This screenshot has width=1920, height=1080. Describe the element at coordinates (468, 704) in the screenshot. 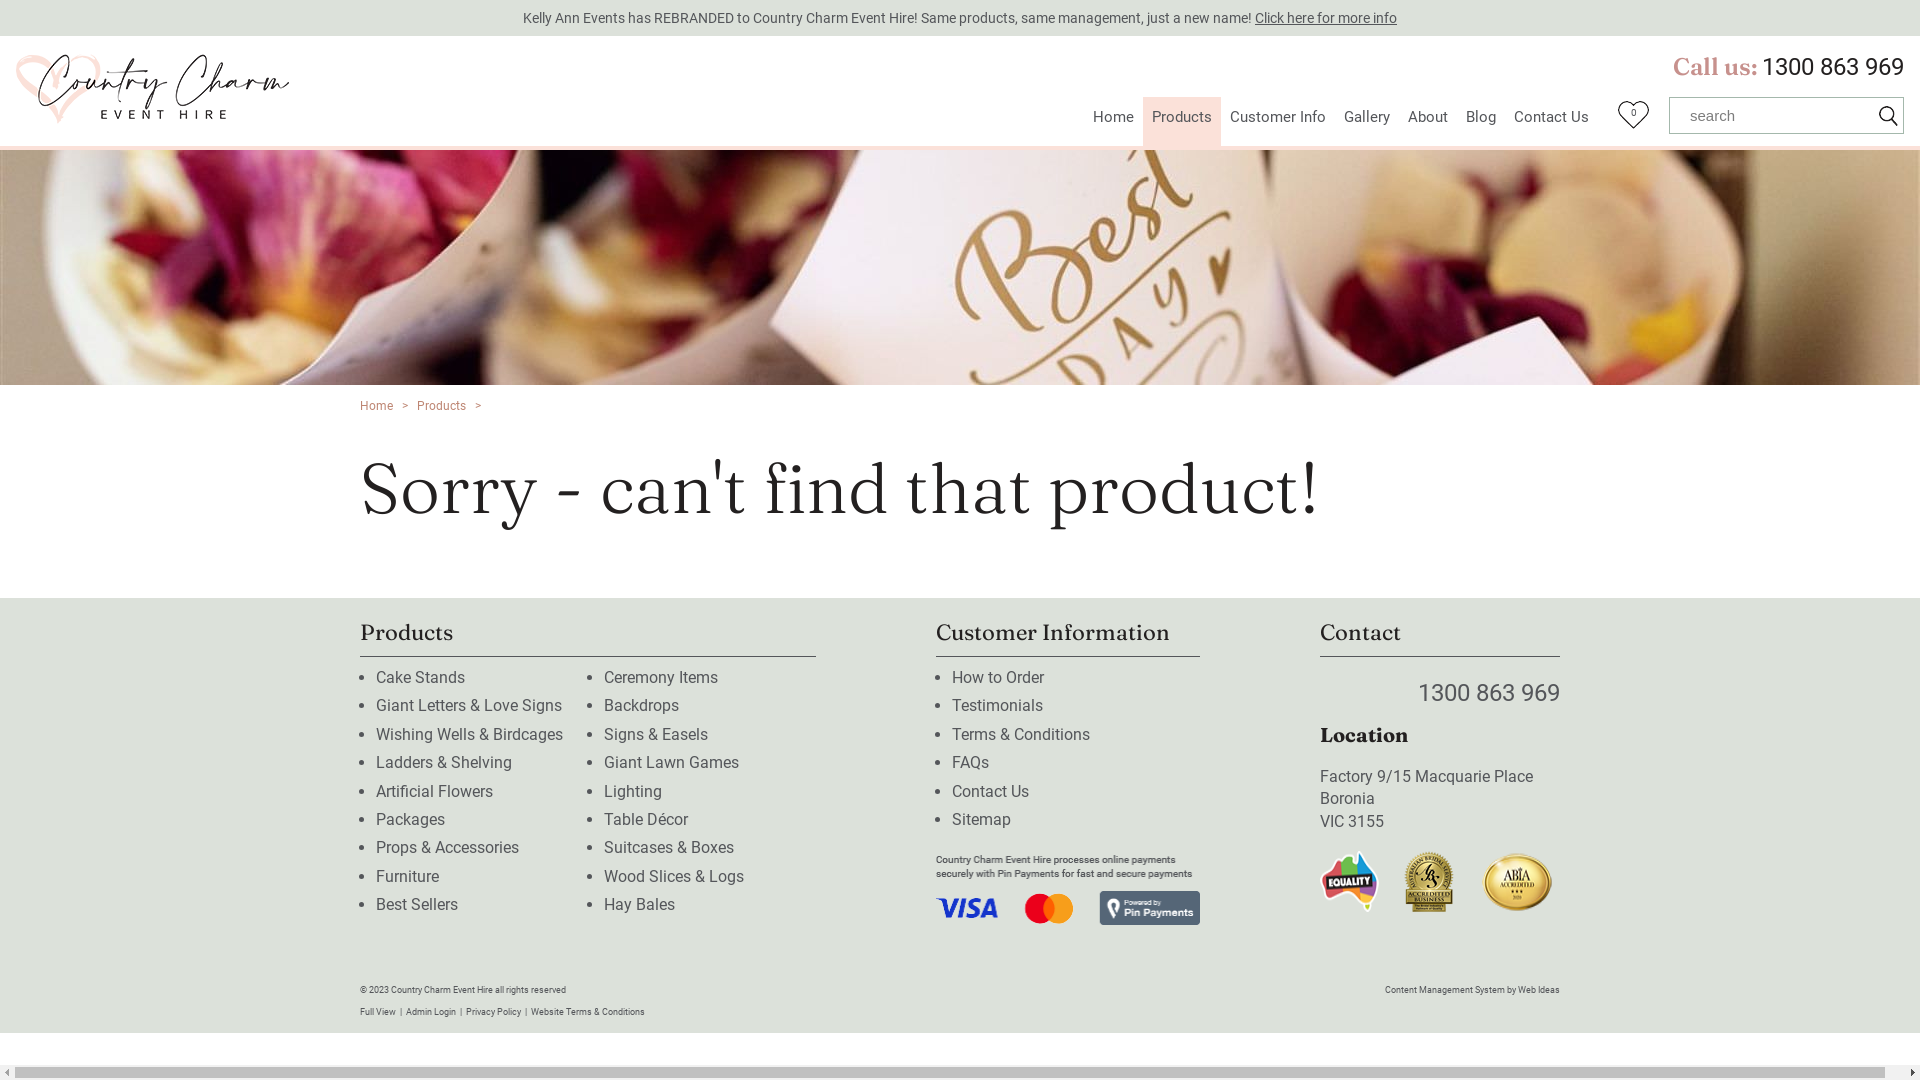

I see `'Giant Letters & Love Signs'` at that location.